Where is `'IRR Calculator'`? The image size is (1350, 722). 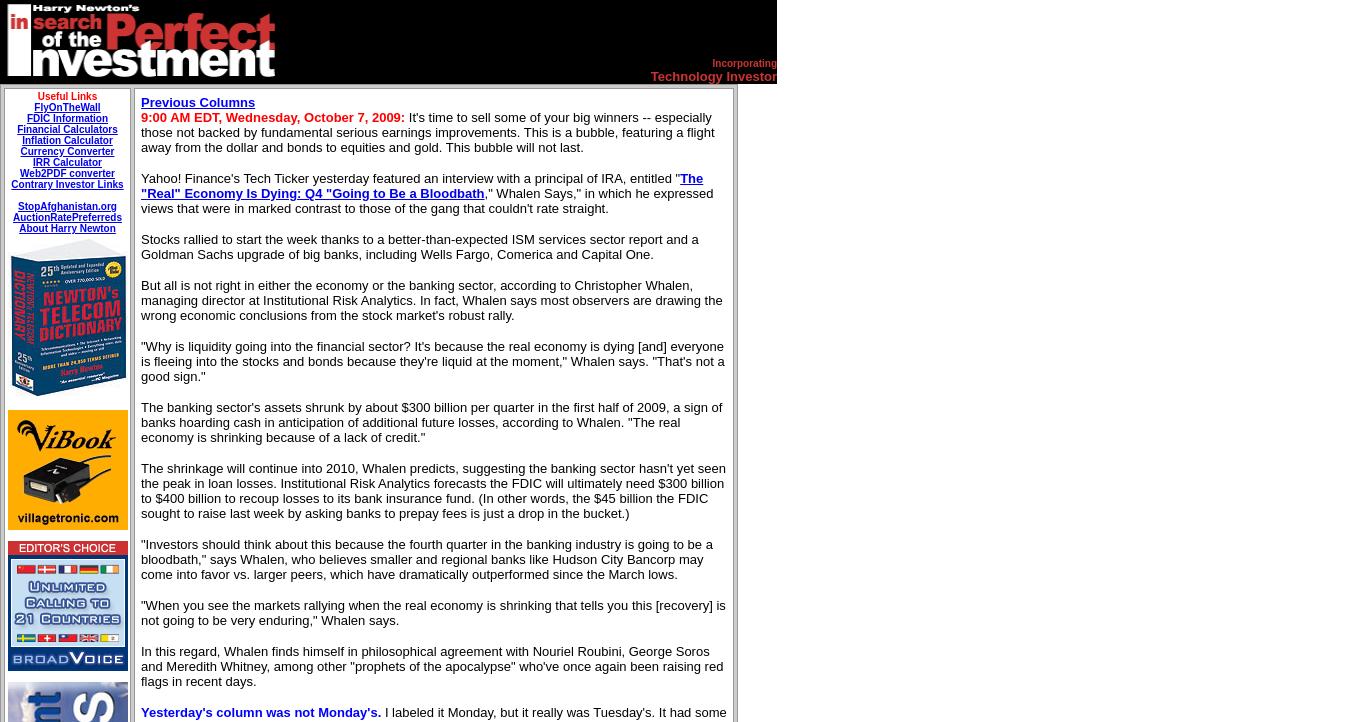 'IRR Calculator' is located at coordinates (31, 162).